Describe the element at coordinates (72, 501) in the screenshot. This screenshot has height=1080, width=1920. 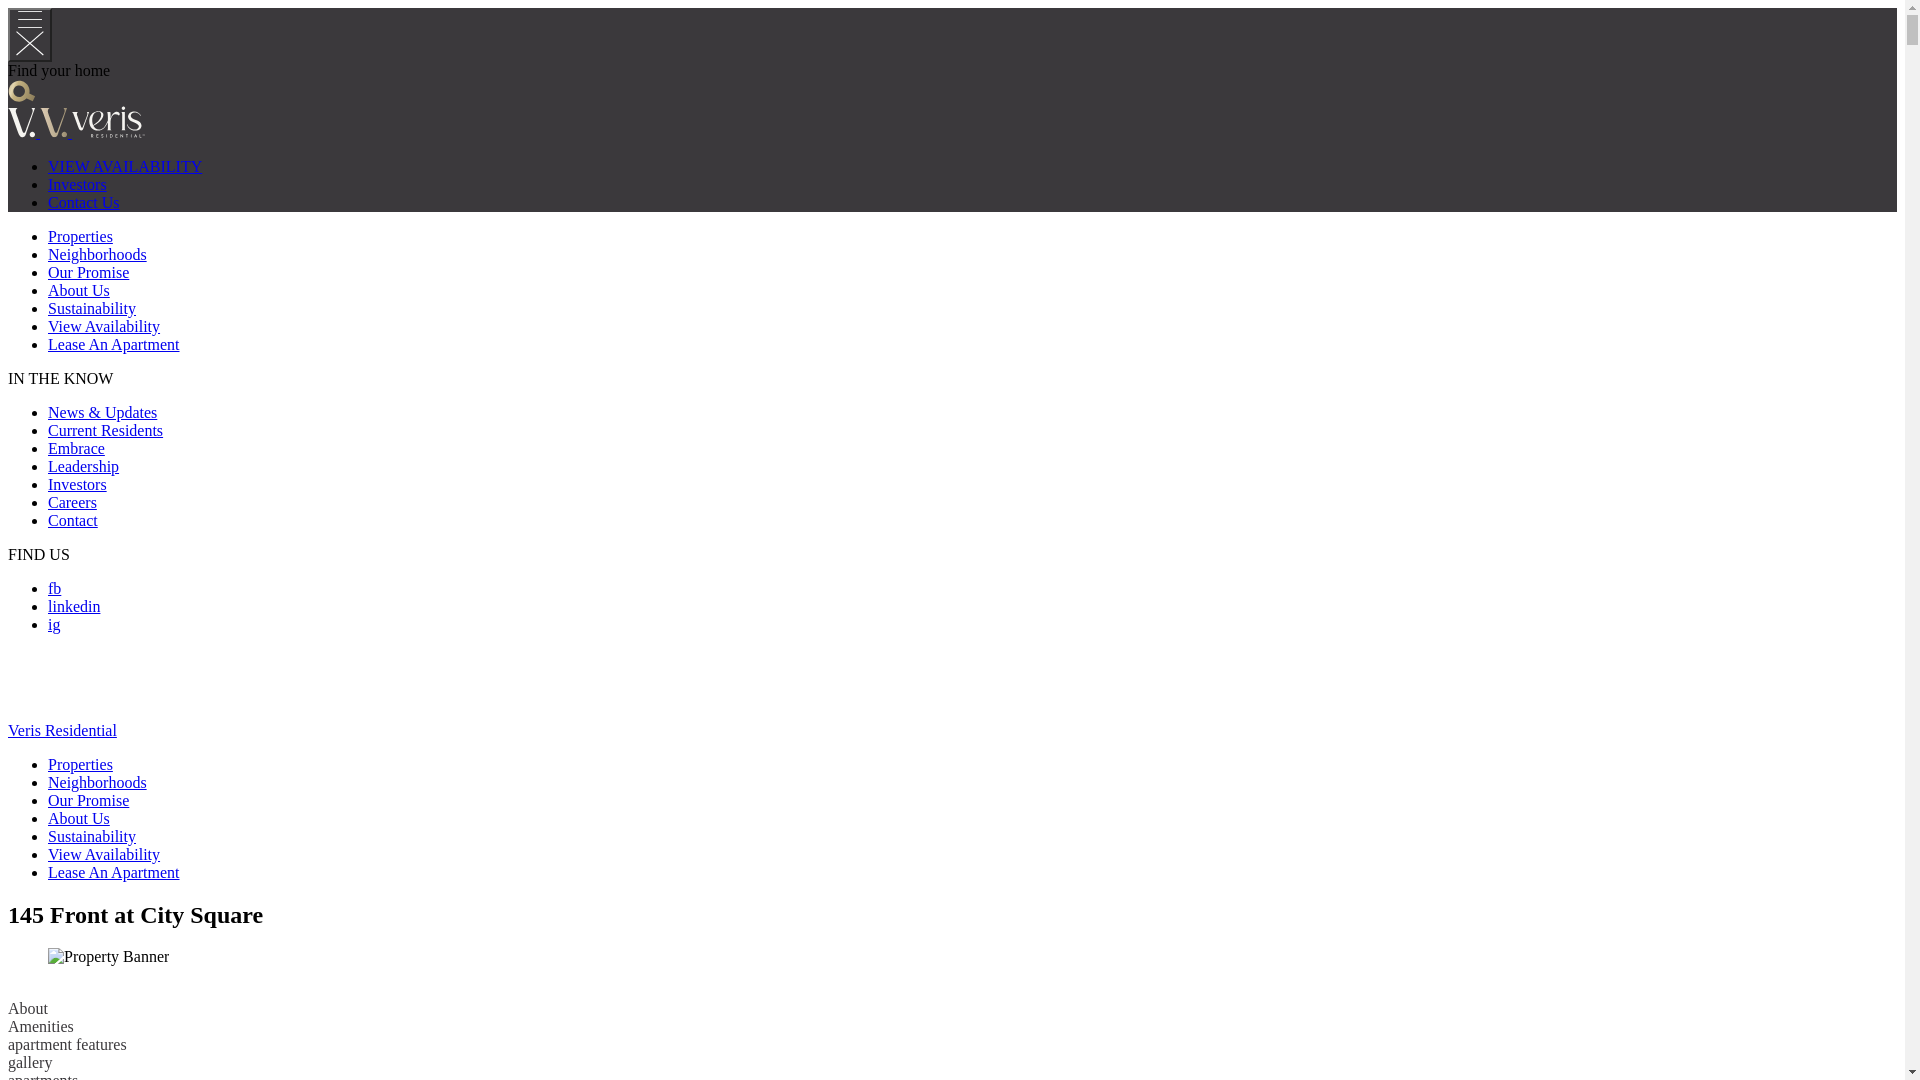
I see `'Careers'` at that location.